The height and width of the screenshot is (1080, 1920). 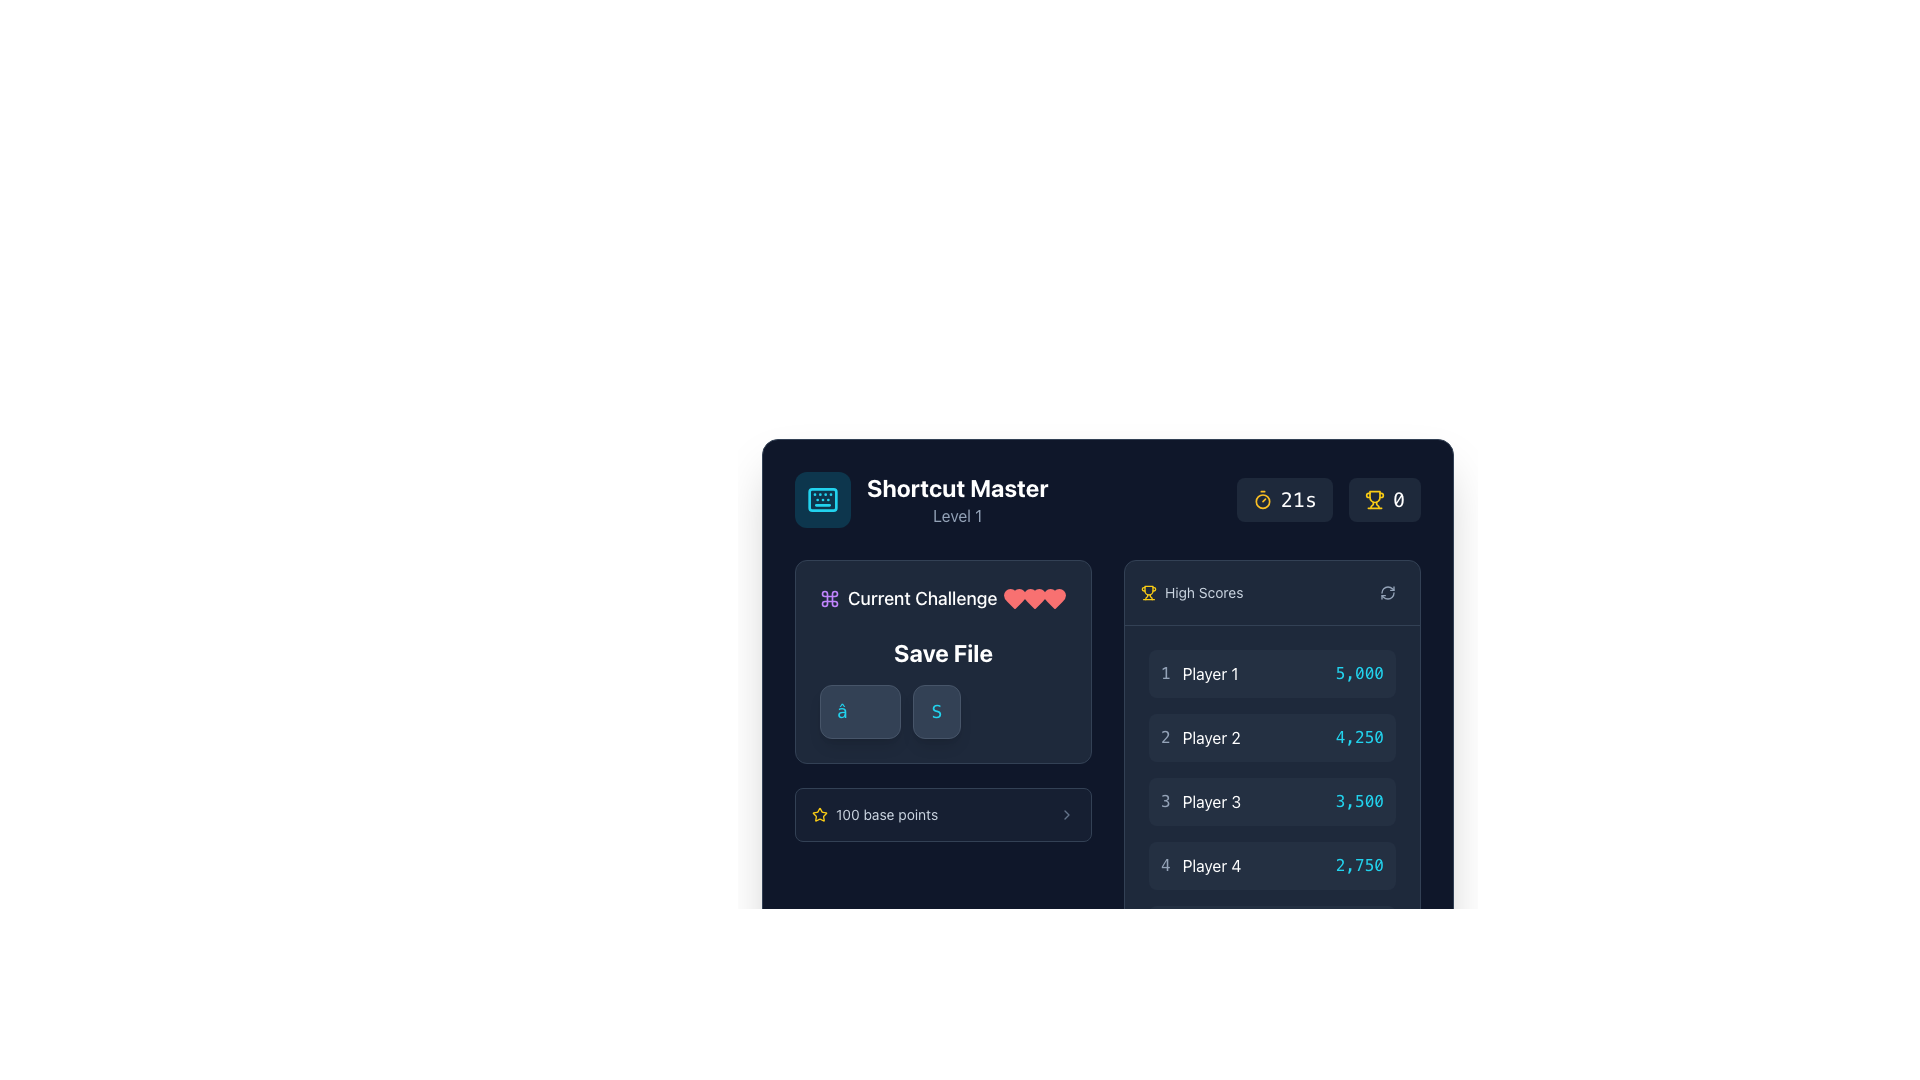 What do you see at coordinates (1054, 597) in the screenshot?
I see `the middle heart icon in the 'Current Challenge' section, which visually represents the user's status and is located in the top-left quadrant of the application interface` at bounding box center [1054, 597].